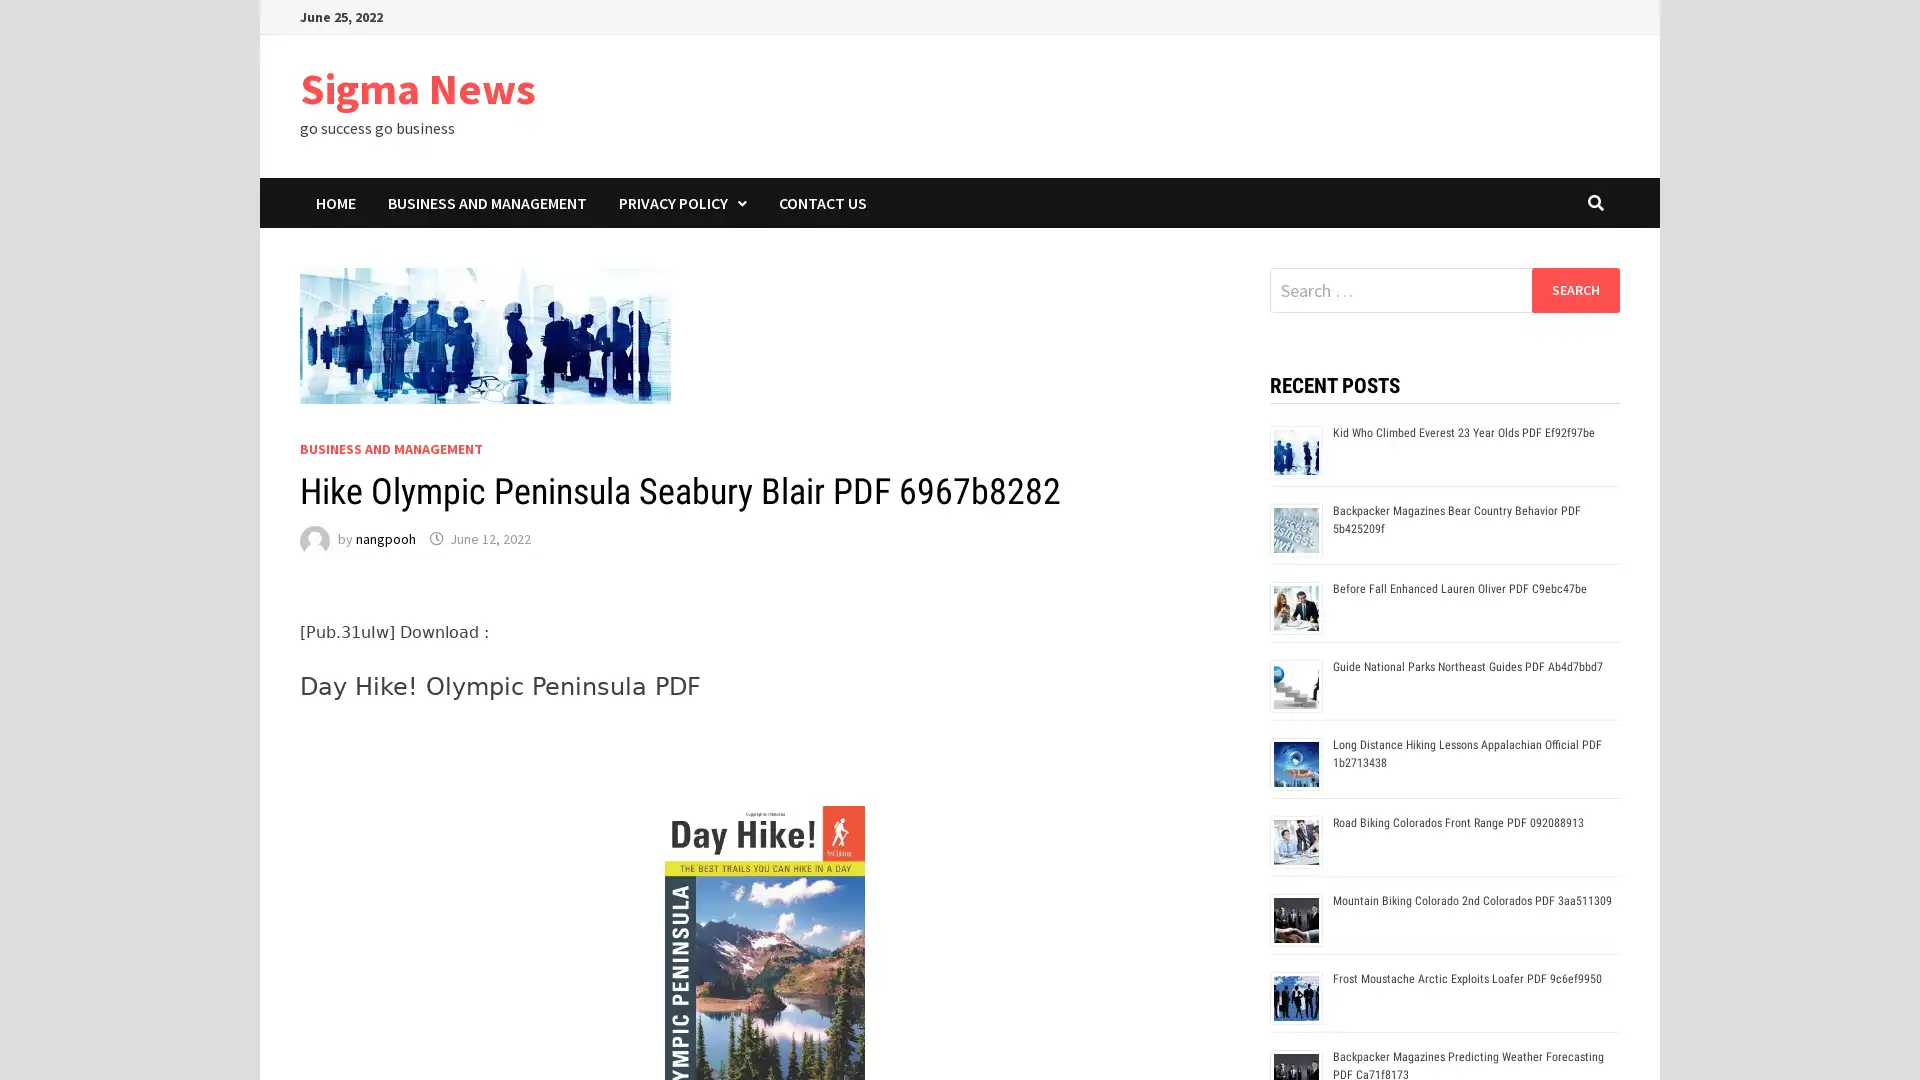 This screenshot has width=1920, height=1080. What do you see at coordinates (1574, 289) in the screenshot?
I see `Search` at bounding box center [1574, 289].